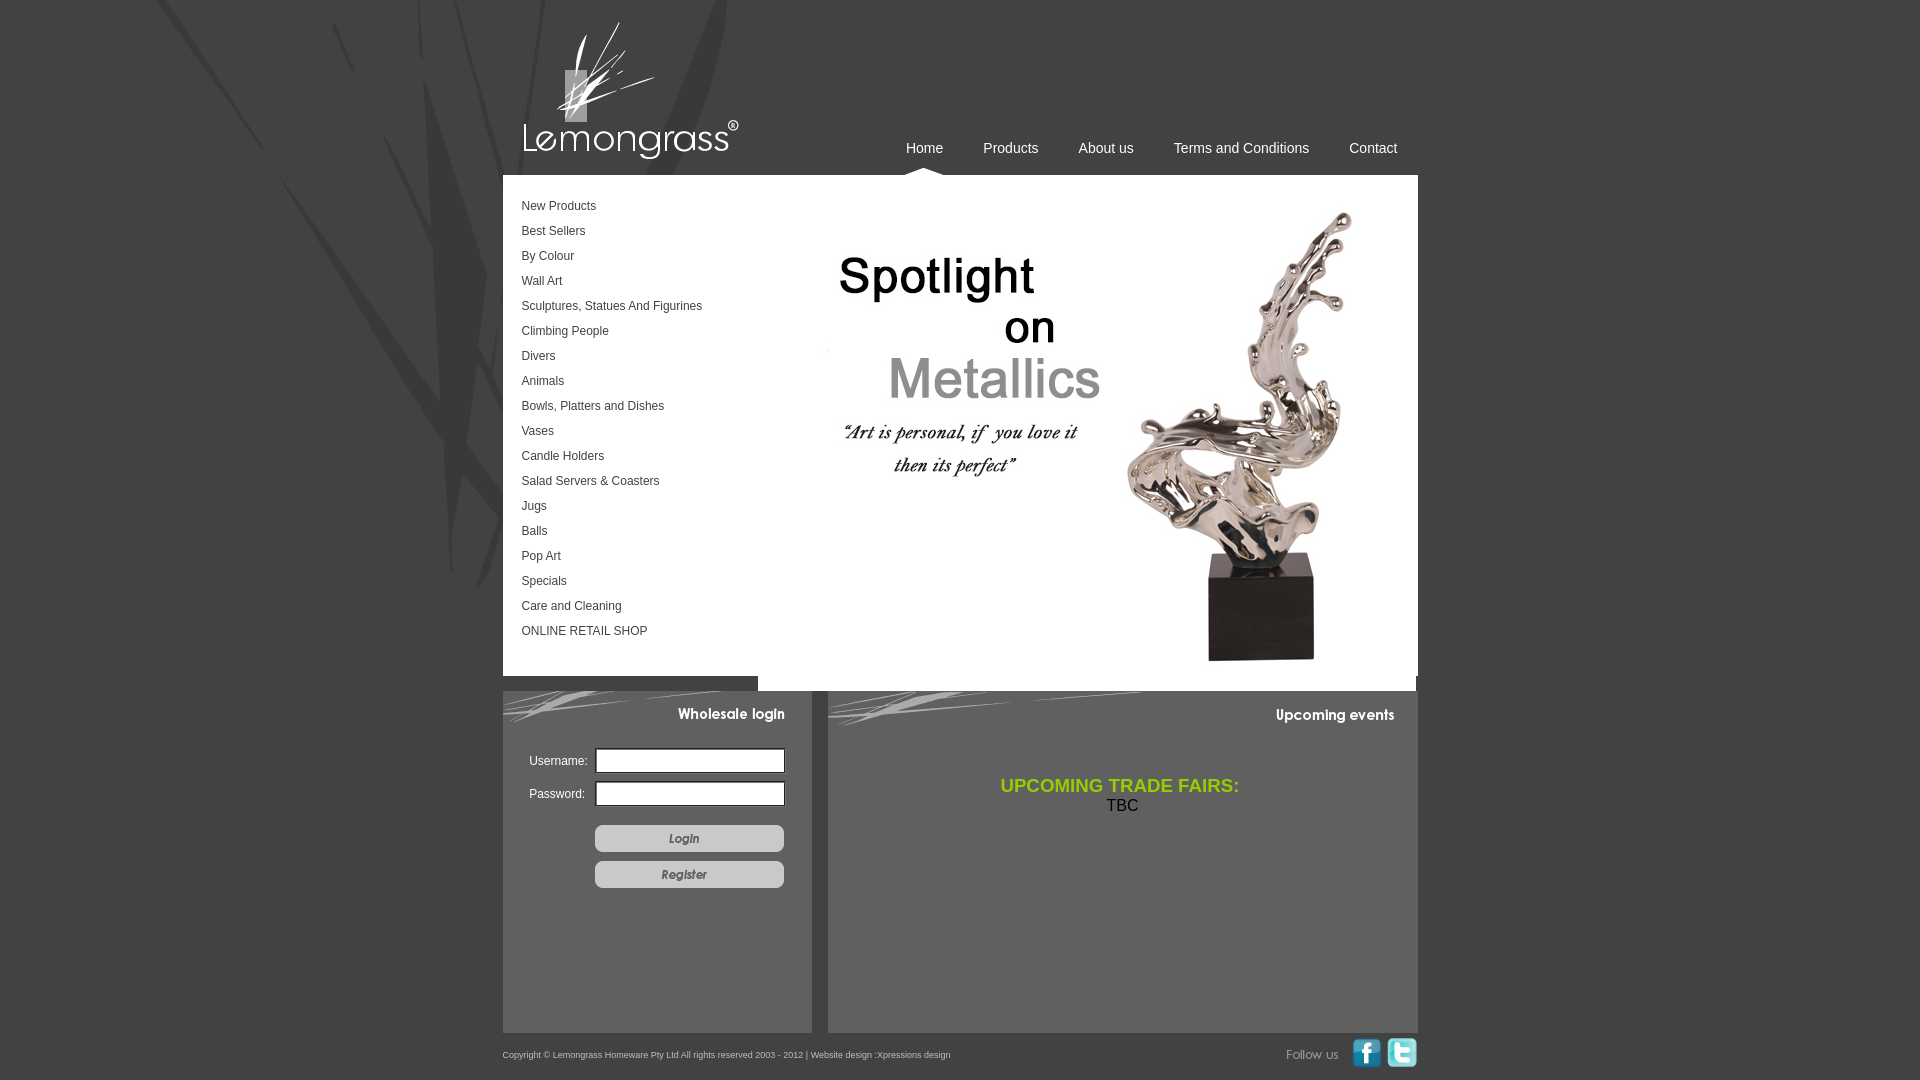 The image size is (1920, 1080). What do you see at coordinates (627, 582) in the screenshot?
I see `'Specials'` at bounding box center [627, 582].